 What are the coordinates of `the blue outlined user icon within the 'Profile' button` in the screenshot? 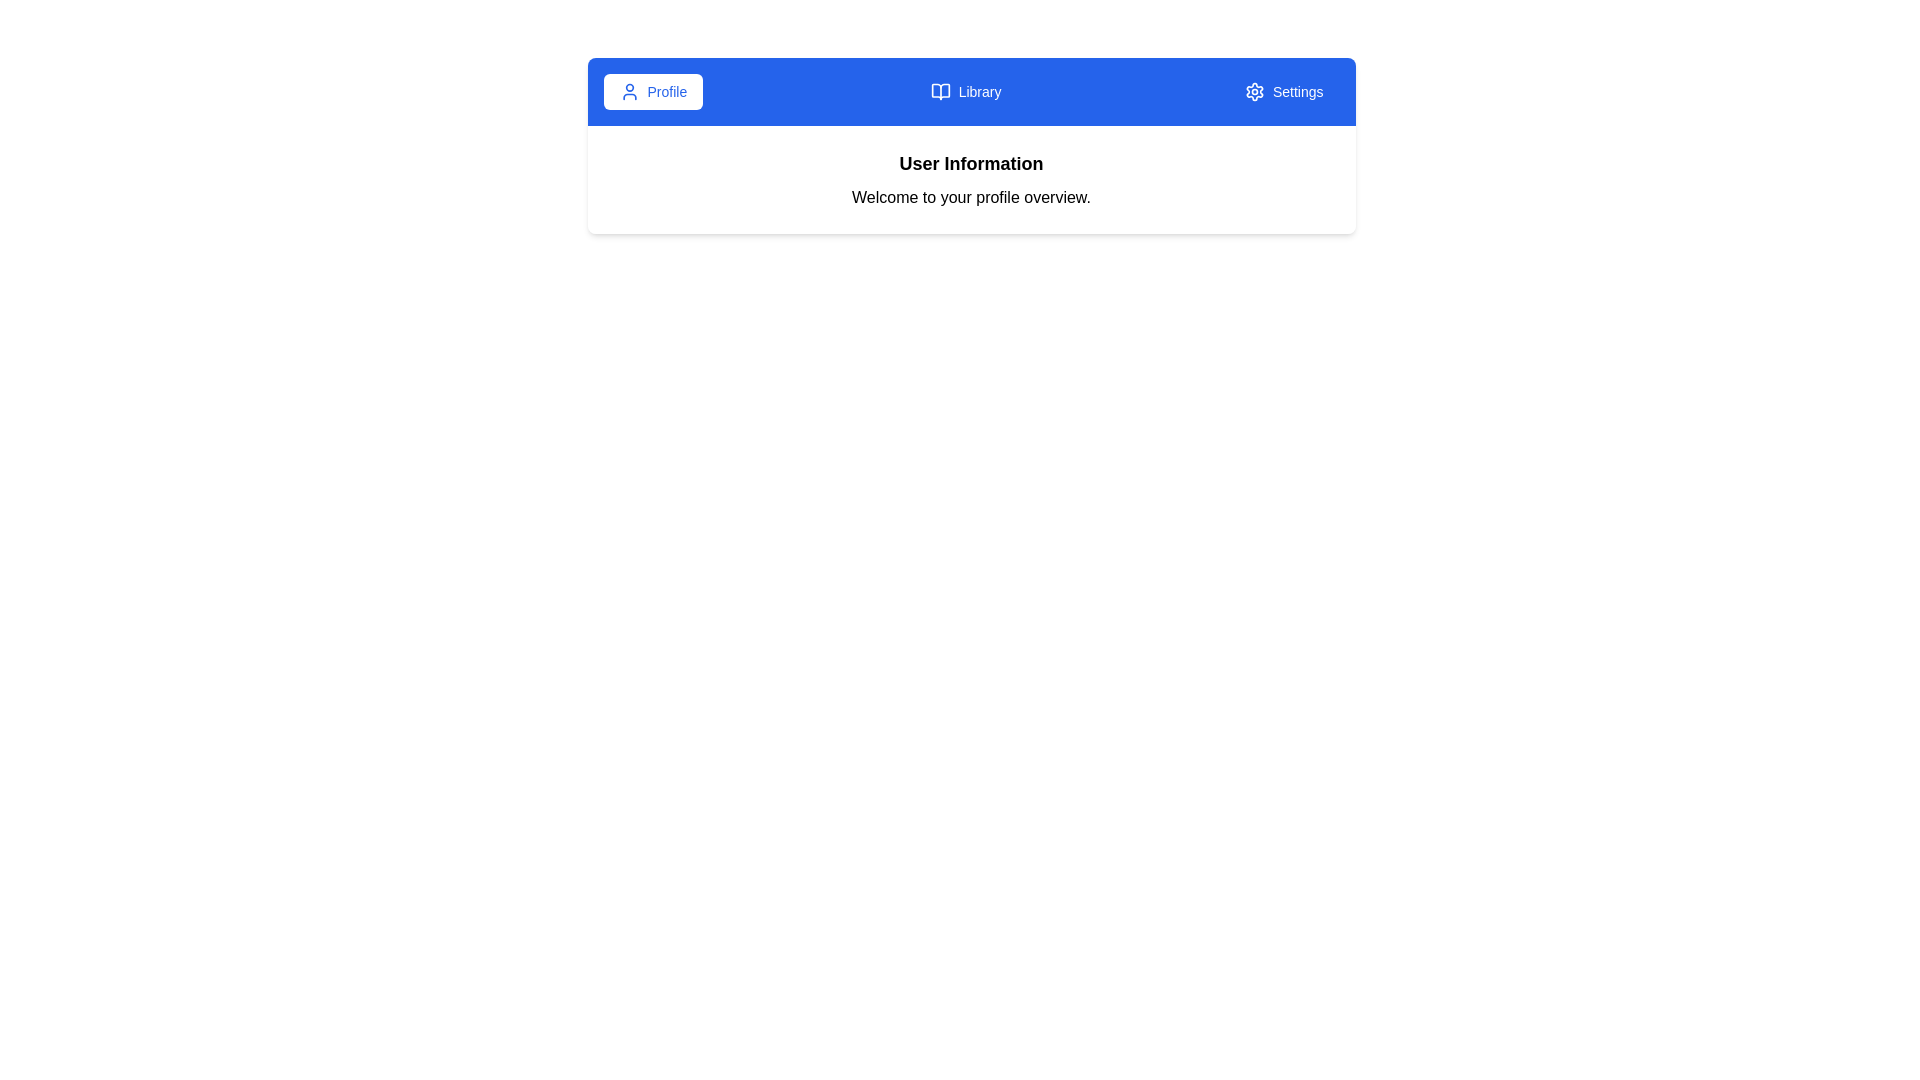 It's located at (628, 92).